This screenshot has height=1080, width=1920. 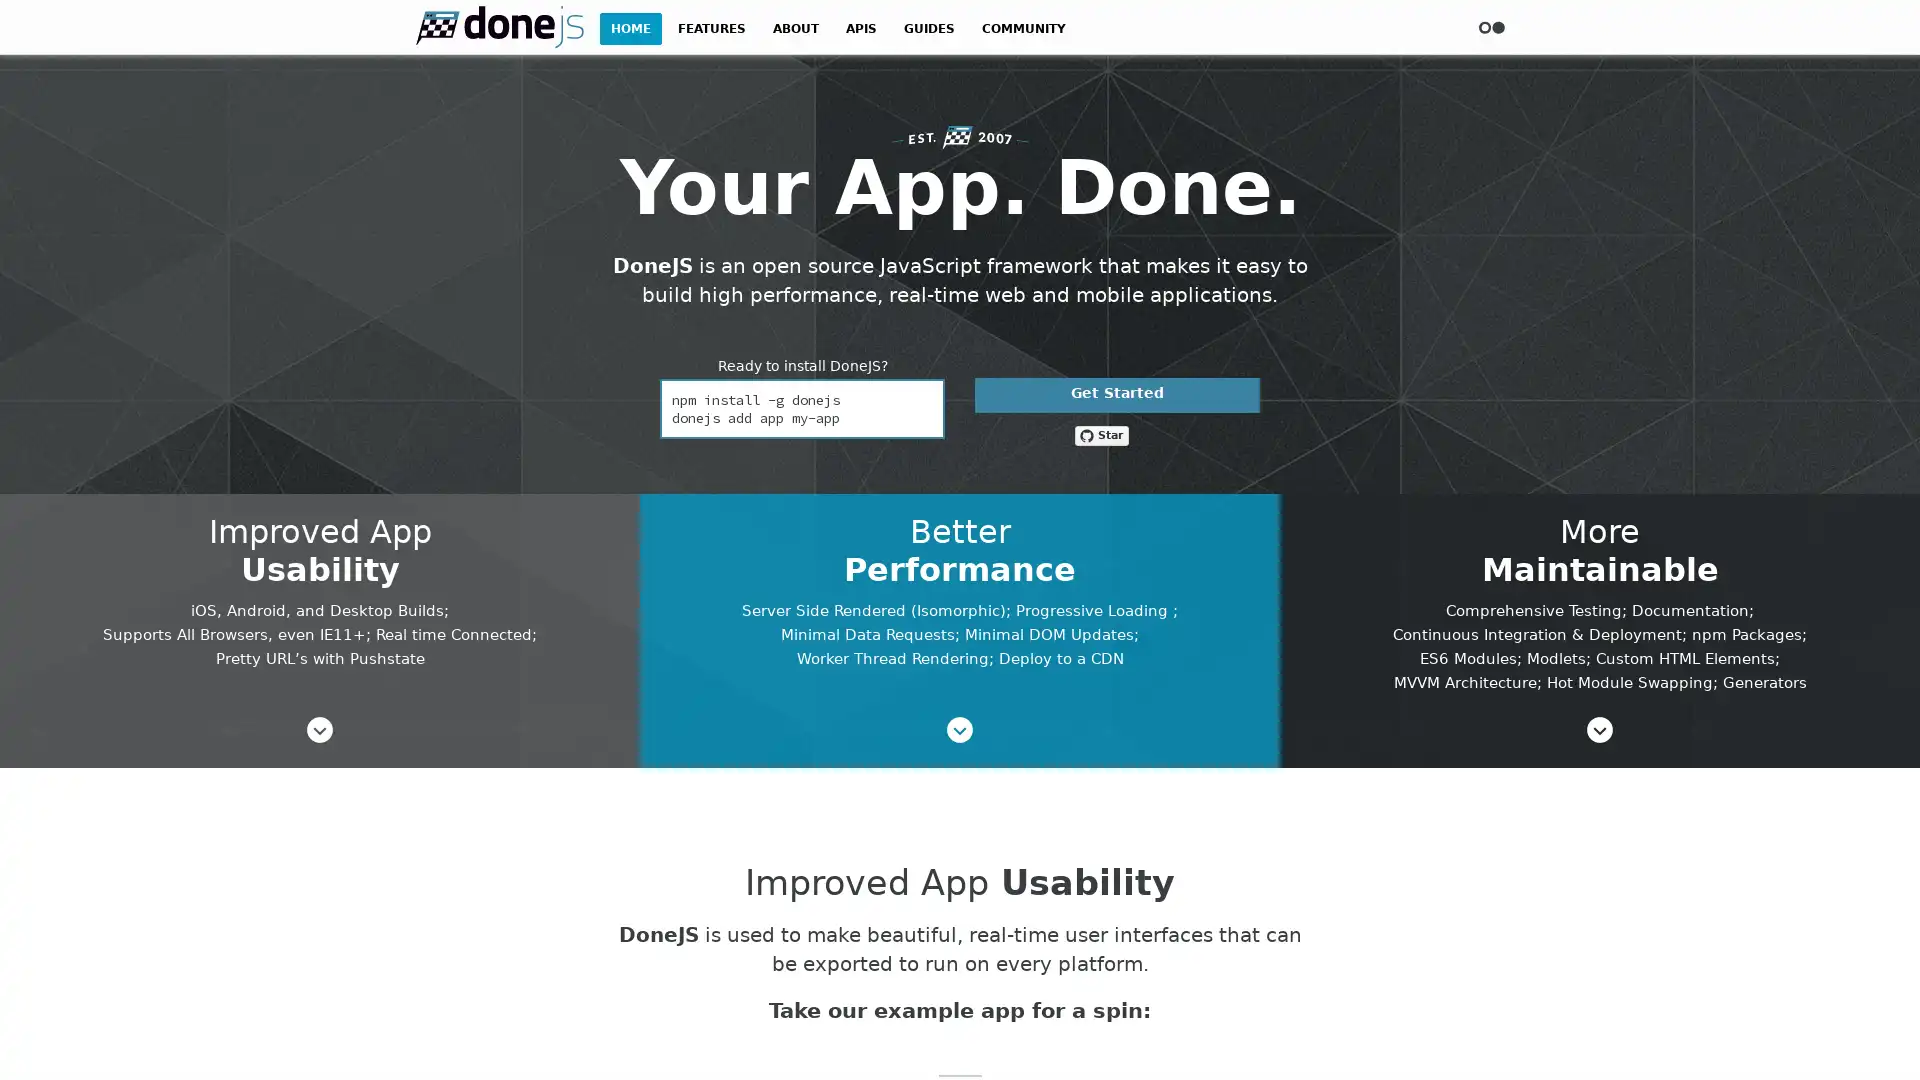 What do you see at coordinates (1116, 395) in the screenshot?
I see `Get Started` at bounding box center [1116, 395].